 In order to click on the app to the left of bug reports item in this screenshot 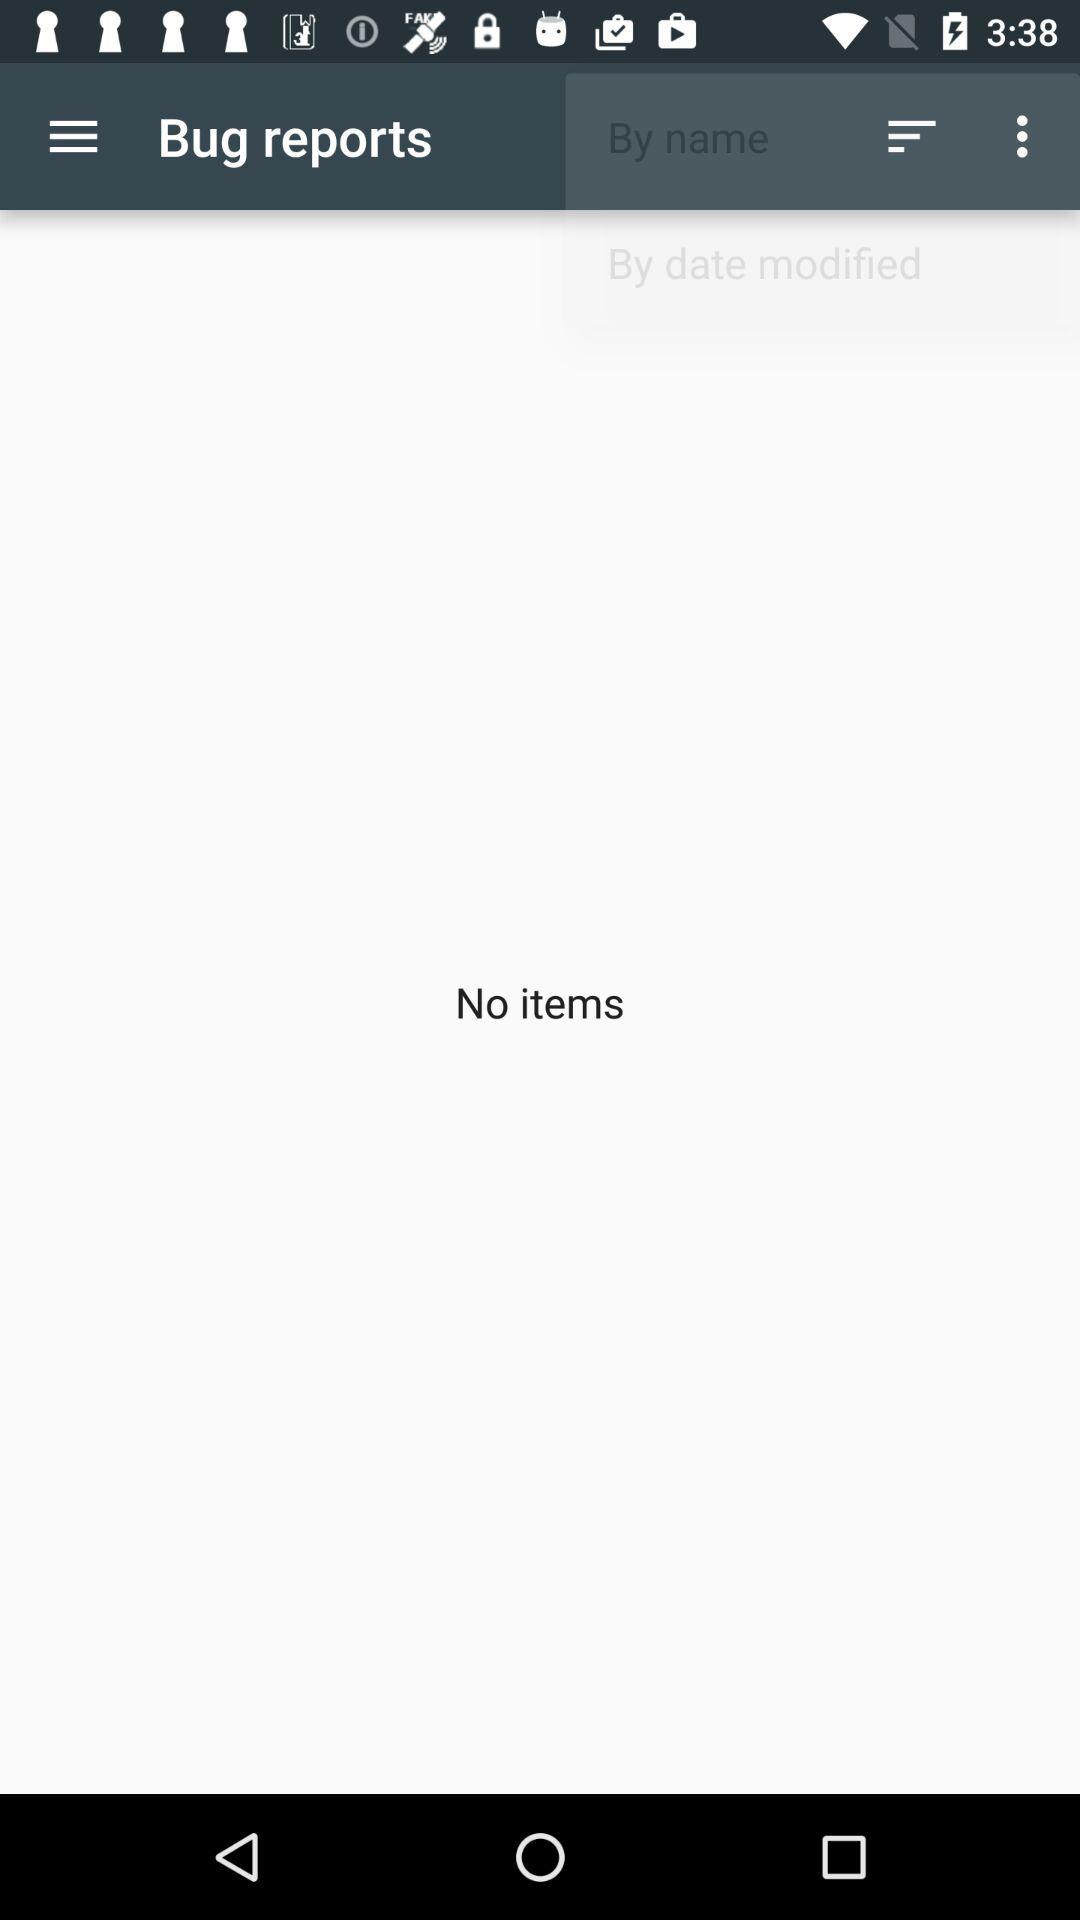, I will do `click(72, 135)`.